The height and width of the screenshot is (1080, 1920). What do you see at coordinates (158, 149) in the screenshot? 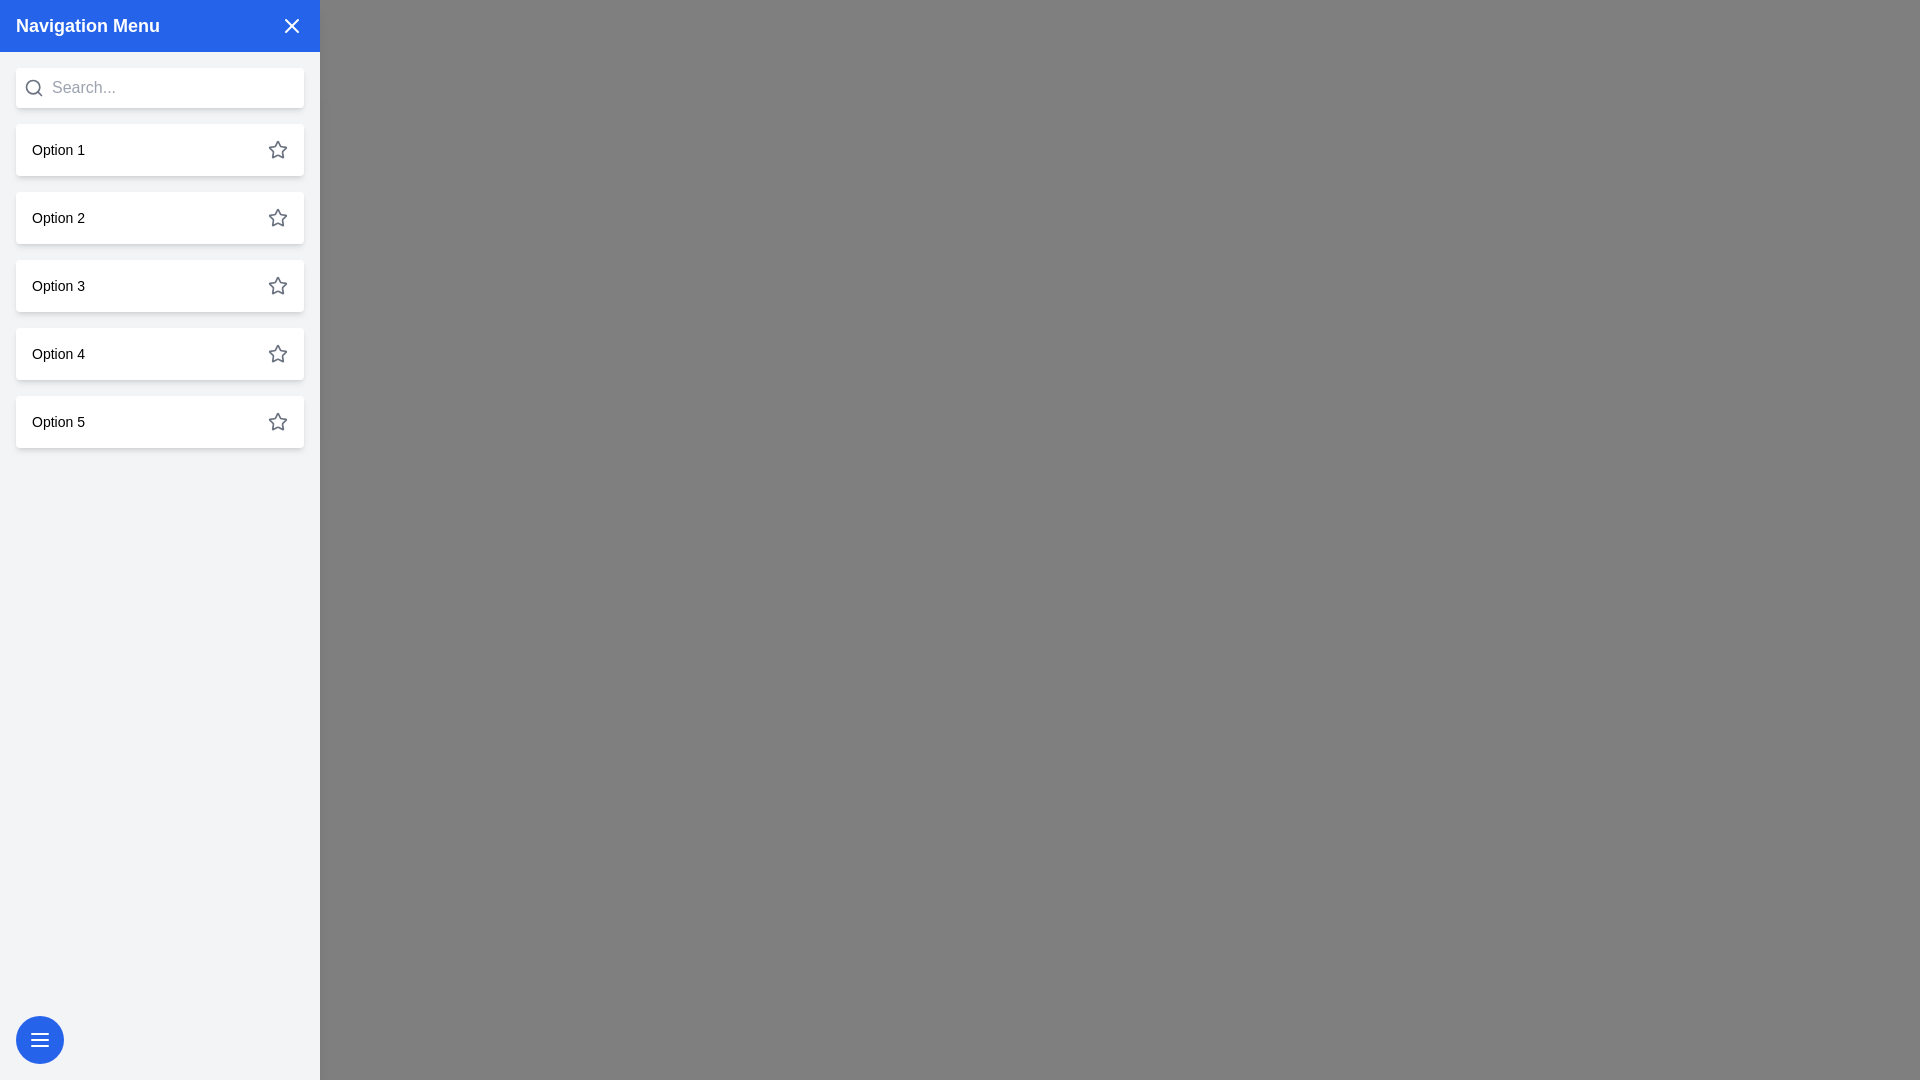
I see `the first selectable list item representing 'Option 1' located below the search bar` at bounding box center [158, 149].